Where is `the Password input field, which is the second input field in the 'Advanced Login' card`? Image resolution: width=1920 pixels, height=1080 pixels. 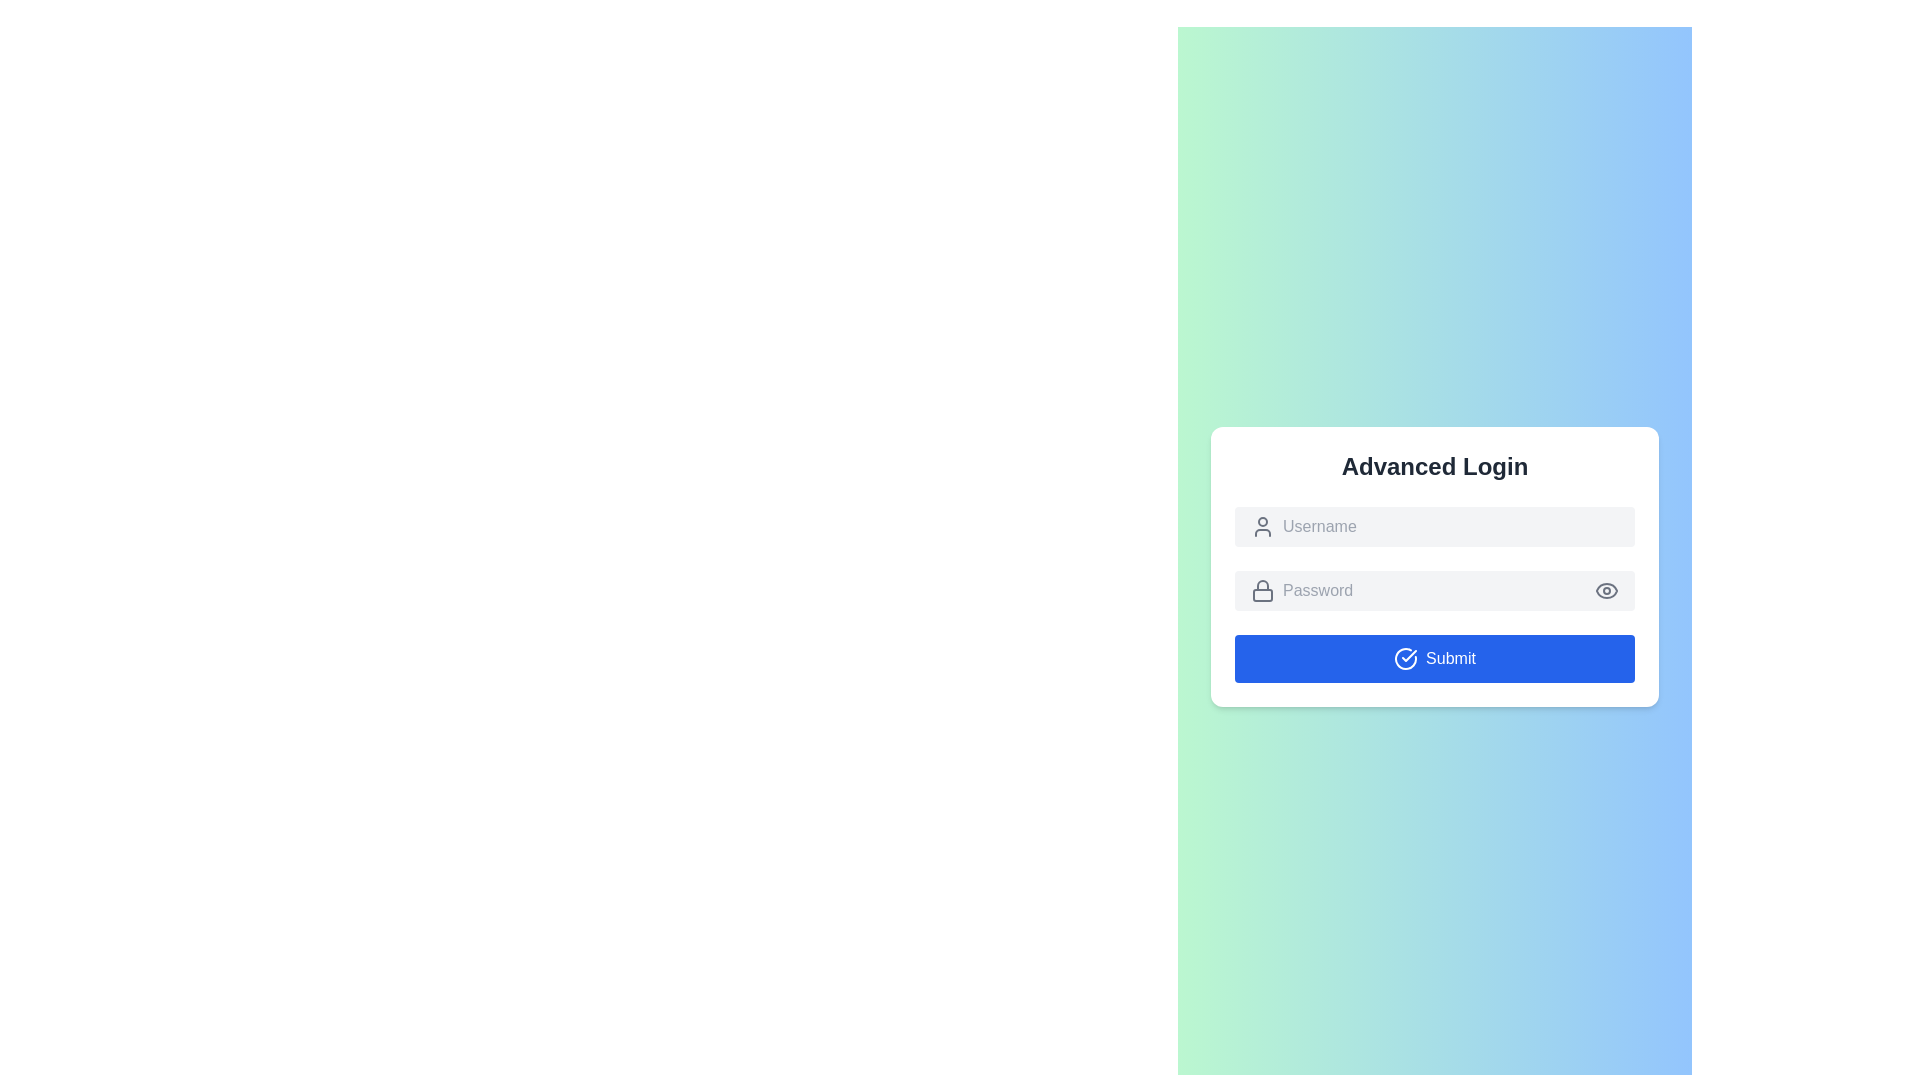 the Password input field, which is the second input field in the 'Advanced Login' card is located at coordinates (1434, 567).